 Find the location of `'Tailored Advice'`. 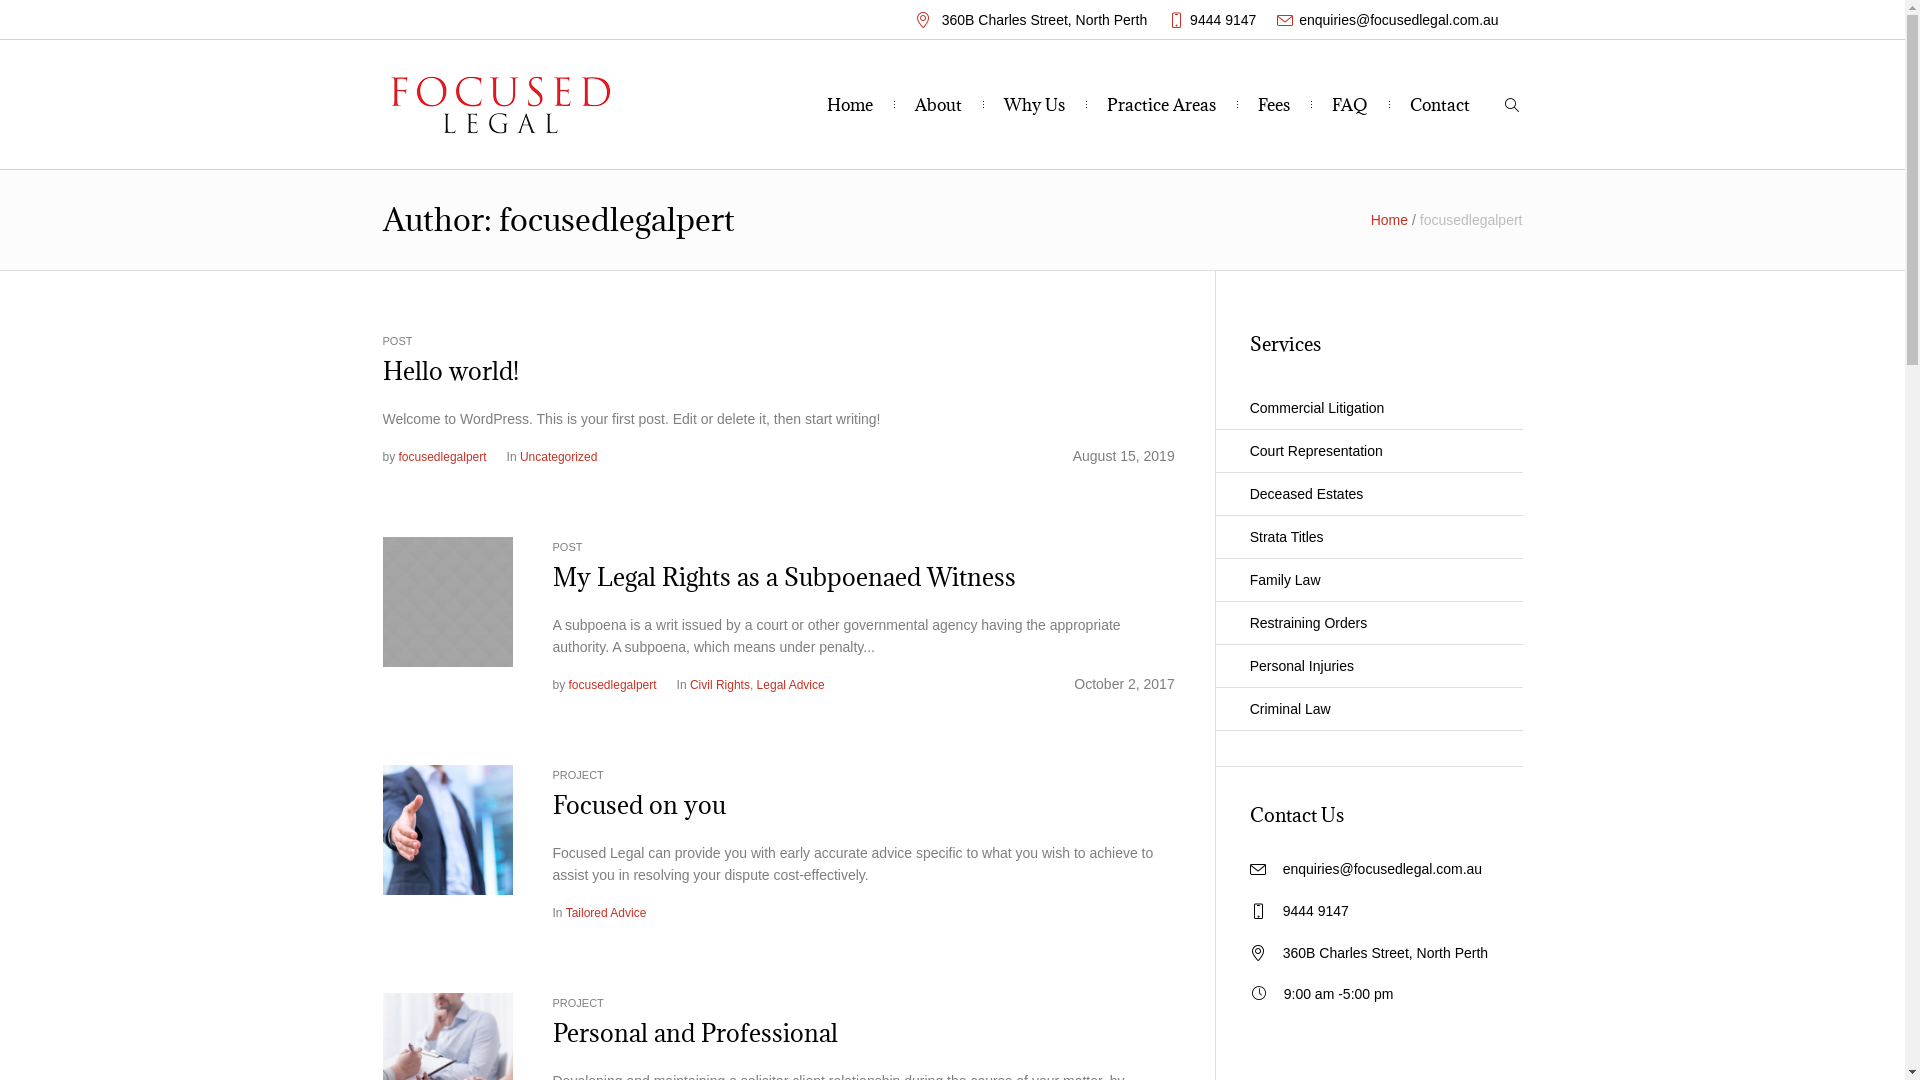

'Tailored Advice' is located at coordinates (605, 913).